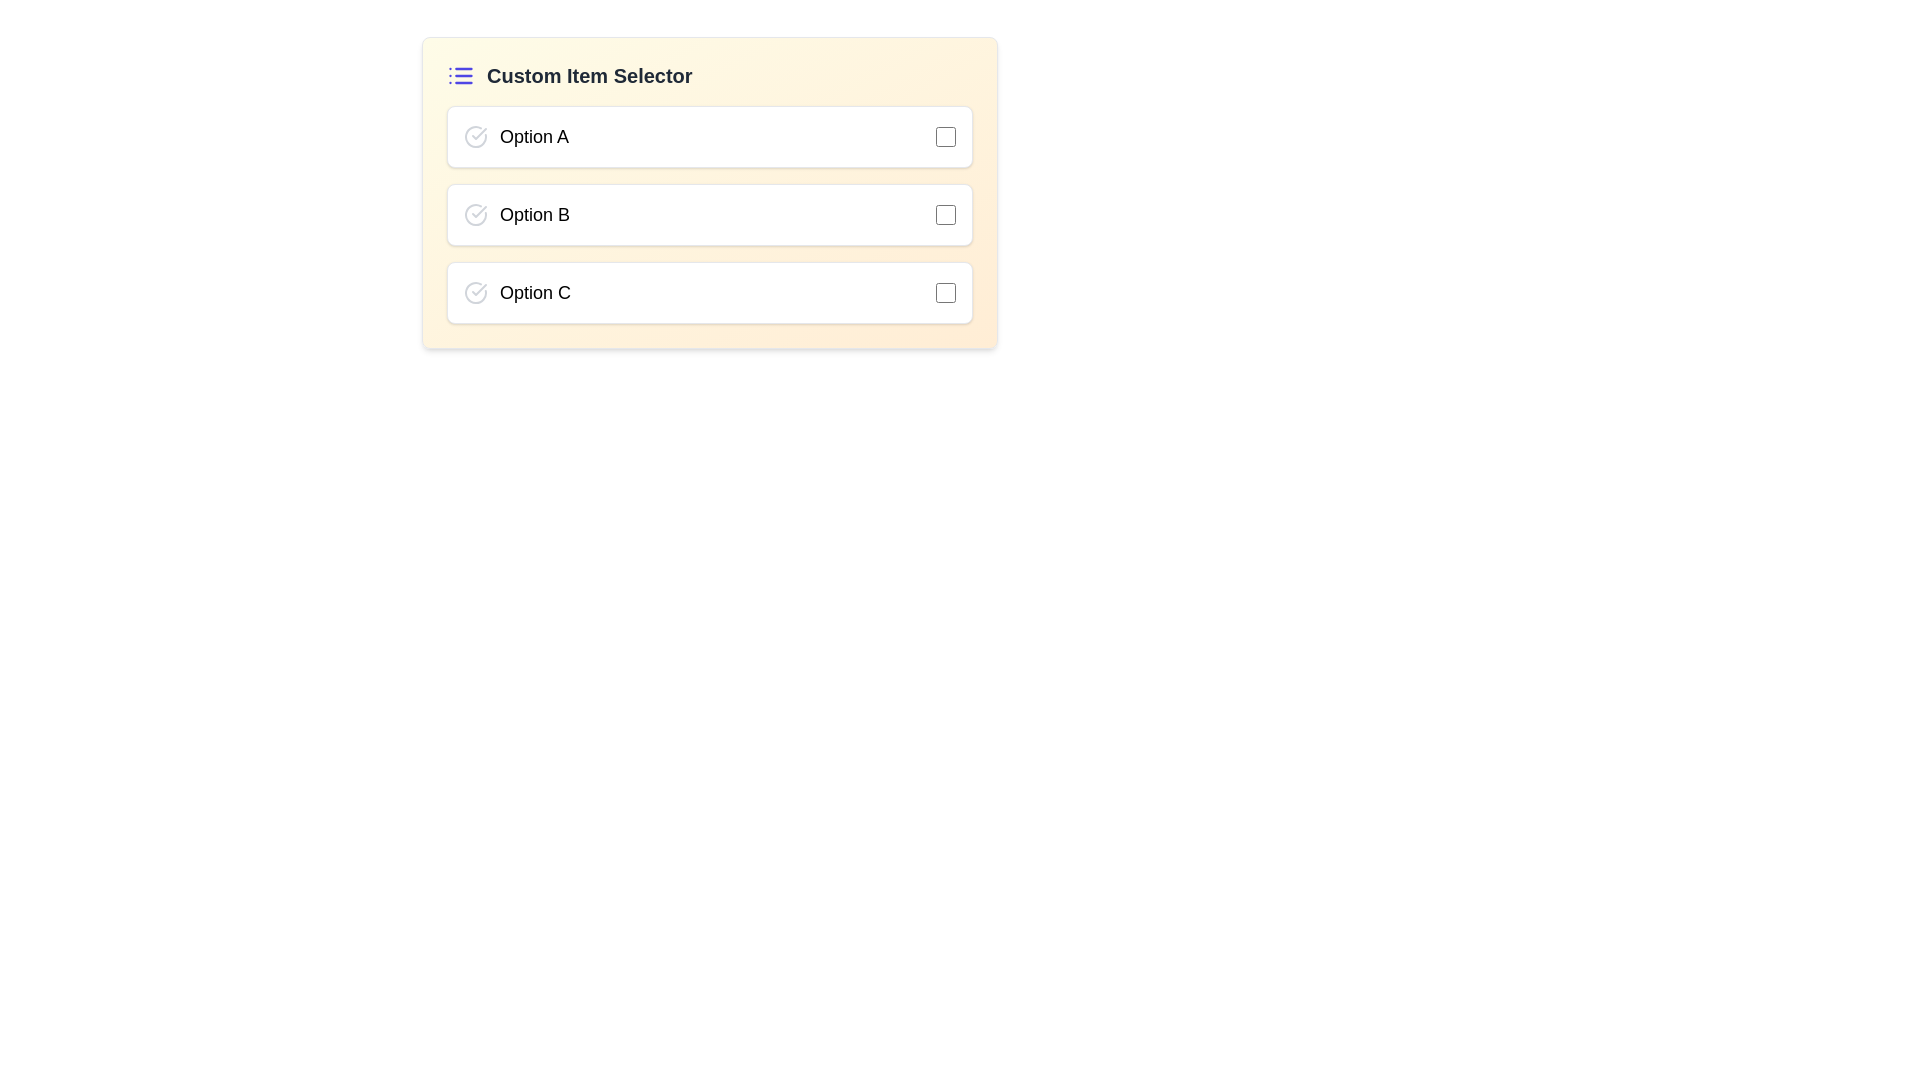 The width and height of the screenshot is (1920, 1080). Describe the element at coordinates (474, 215) in the screenshot. I see `the selection indicator icon for 'Option B', which is located to the left of the text label and indicates the active state of this option` at that location.